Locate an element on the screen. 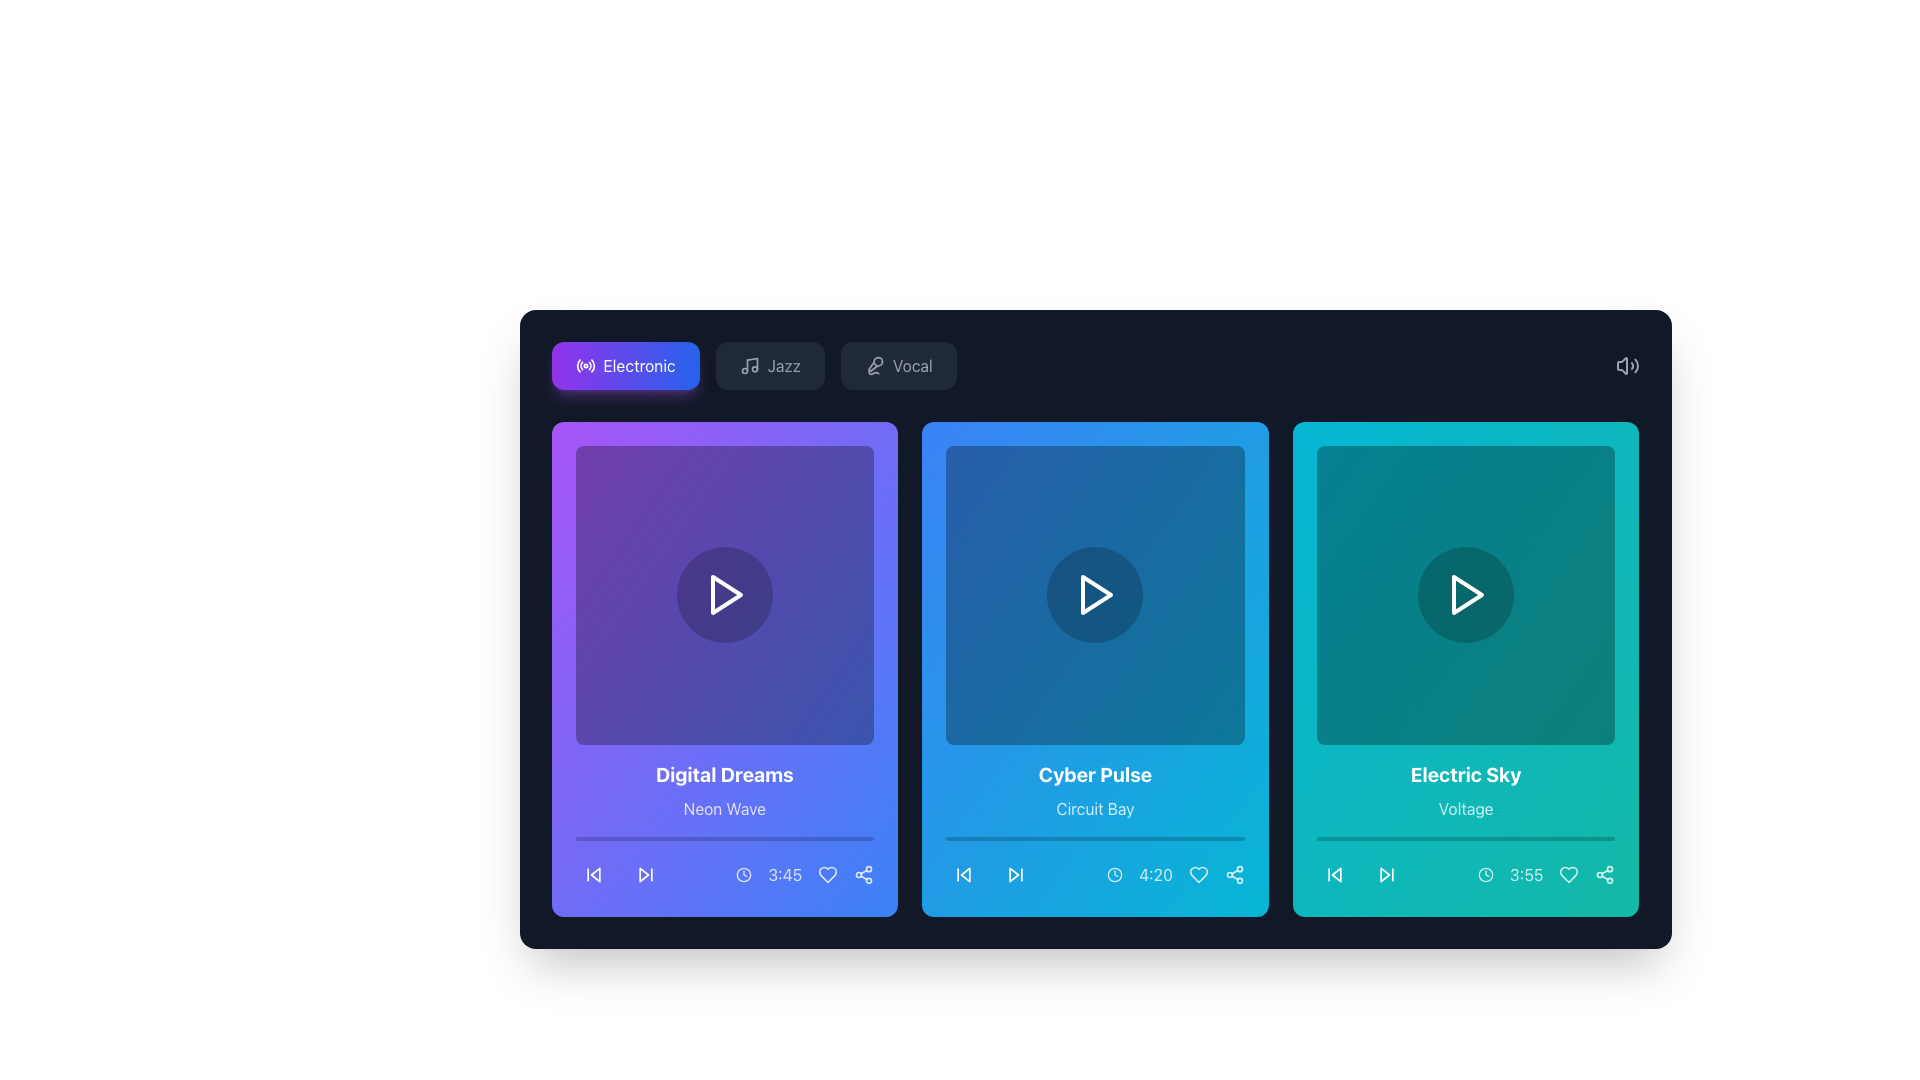 The height and width of the screenshot is (1080, 1920). the rewind button located directly below the 'Cyber Pulse' card is located at coordinates (964, 873).